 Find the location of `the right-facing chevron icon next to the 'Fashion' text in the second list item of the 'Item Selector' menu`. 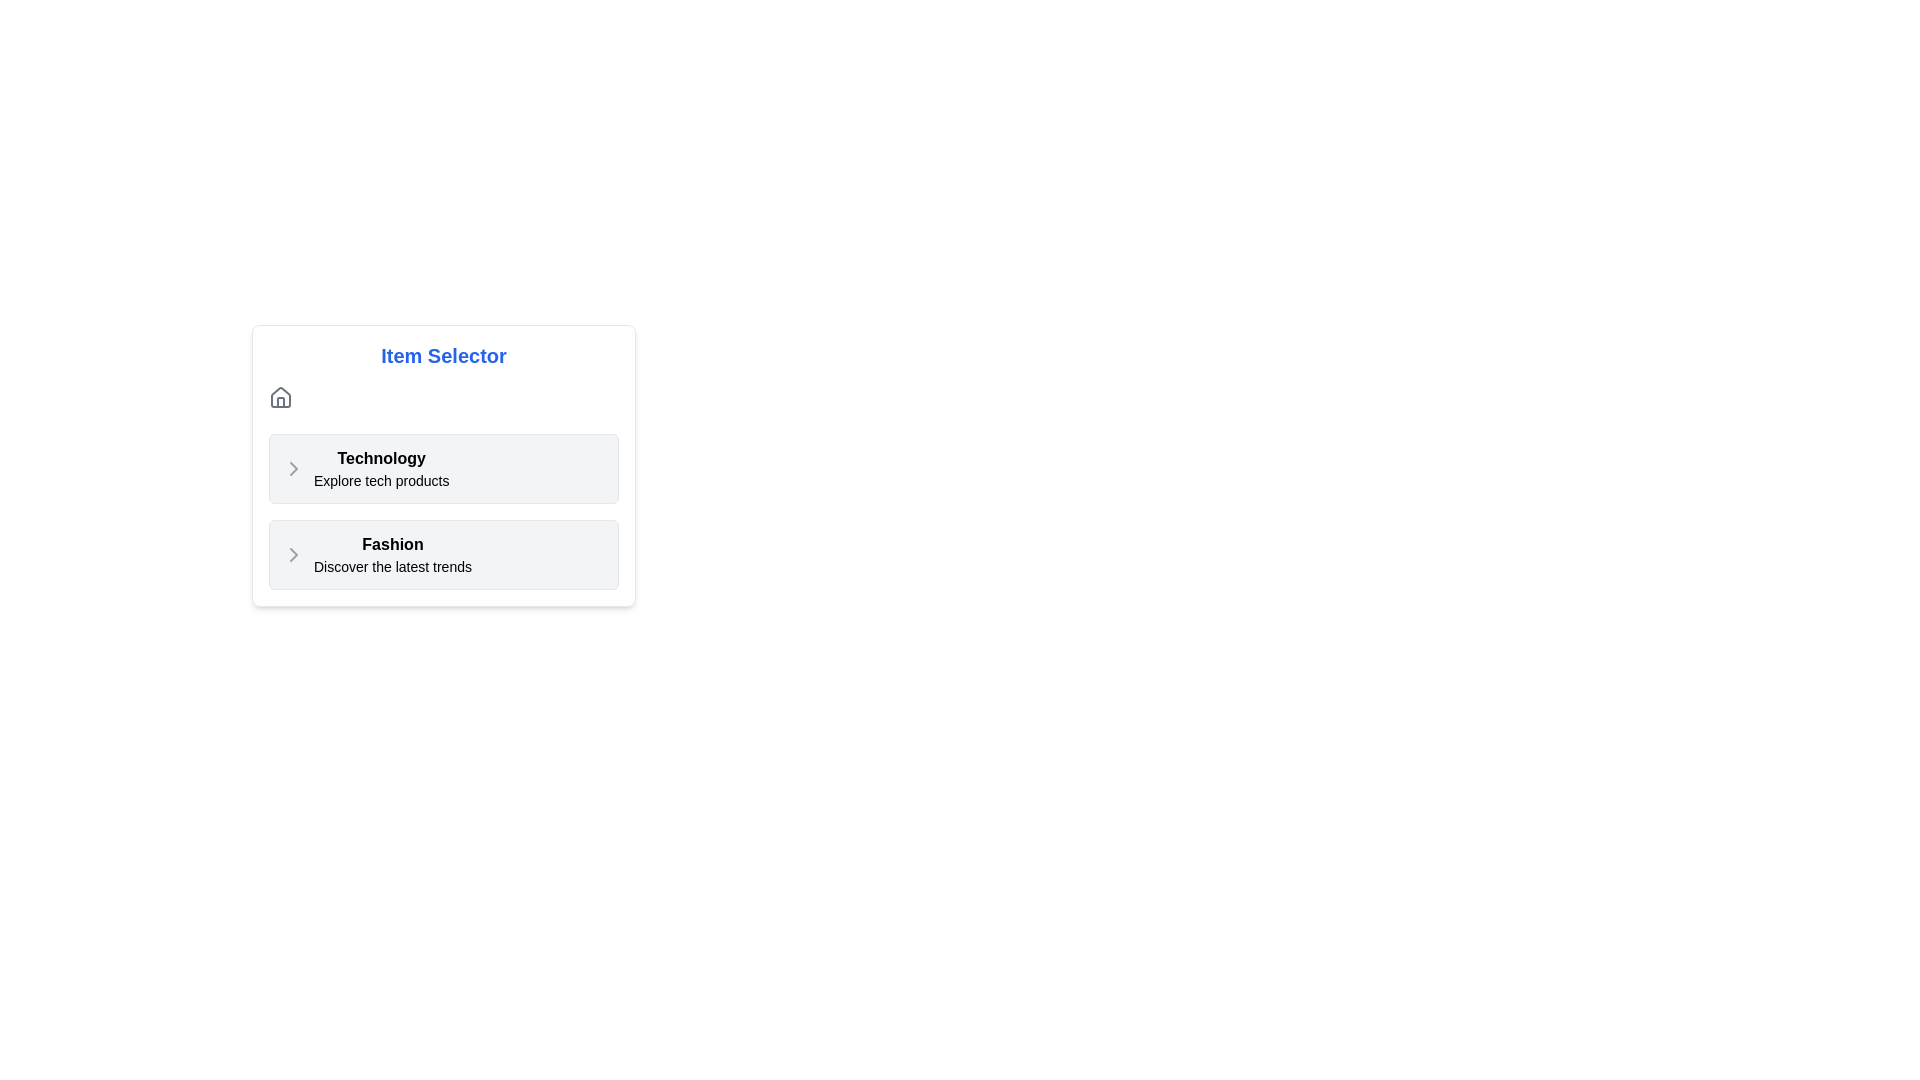

the right-facing chevron icon next to the 'Fashion' text in the second list item of the 'Item Selector' menu is located at coordinates (292, 555).